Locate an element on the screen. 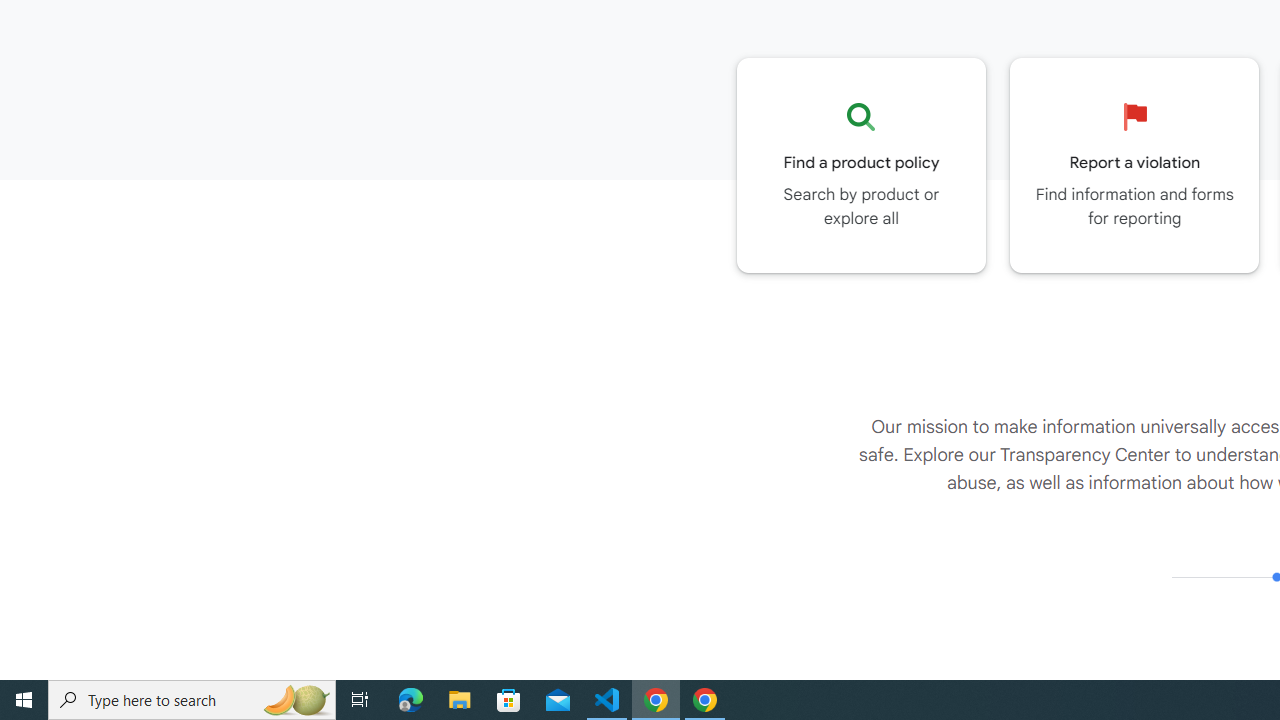 The width and height of the screenshot is (1280, 720). 'Go to the Reporting and appeals page' is located at coordinates (1134, 164).